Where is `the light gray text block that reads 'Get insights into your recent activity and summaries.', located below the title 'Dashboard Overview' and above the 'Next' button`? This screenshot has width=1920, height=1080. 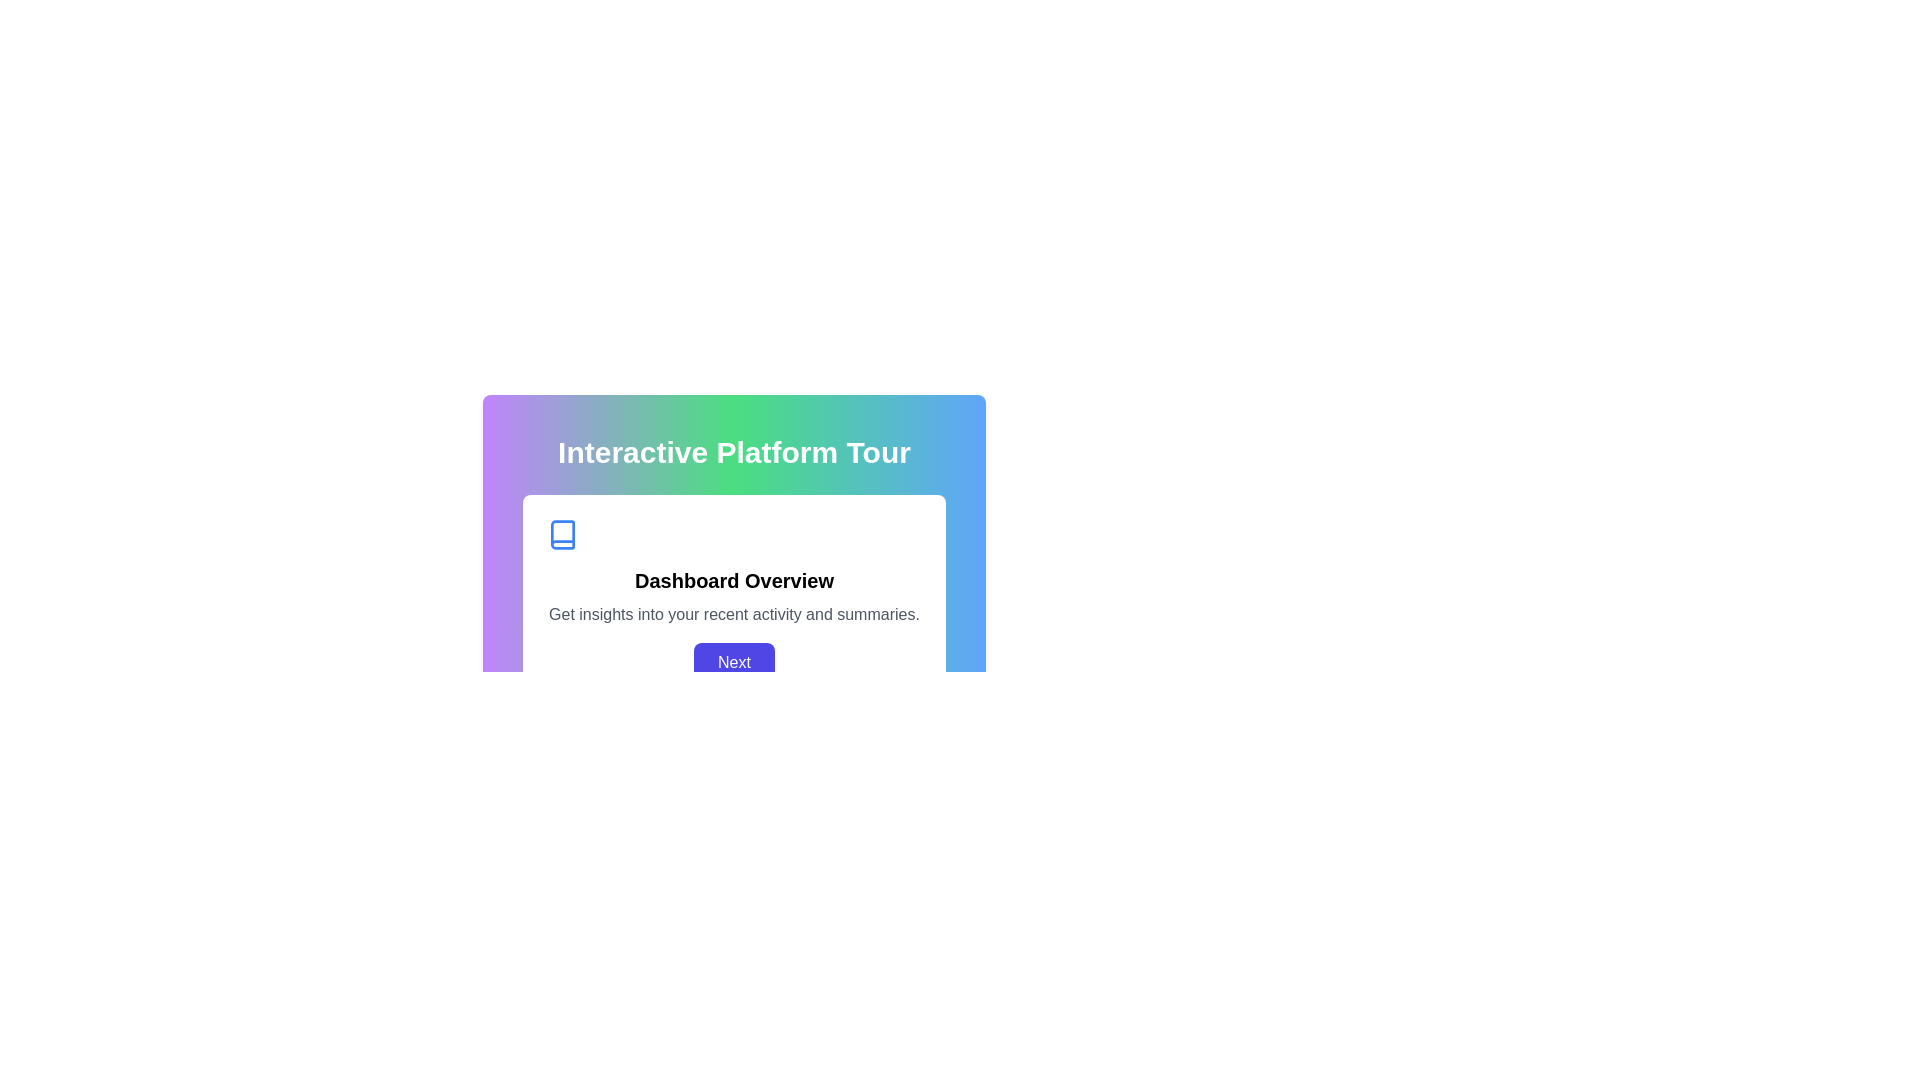
the light gray text block that reads 'Get insights into your recent activity and summaries.', located below the title 'Dashboard Overview' and above the 'Next' button is located at coordinates (733, 613).